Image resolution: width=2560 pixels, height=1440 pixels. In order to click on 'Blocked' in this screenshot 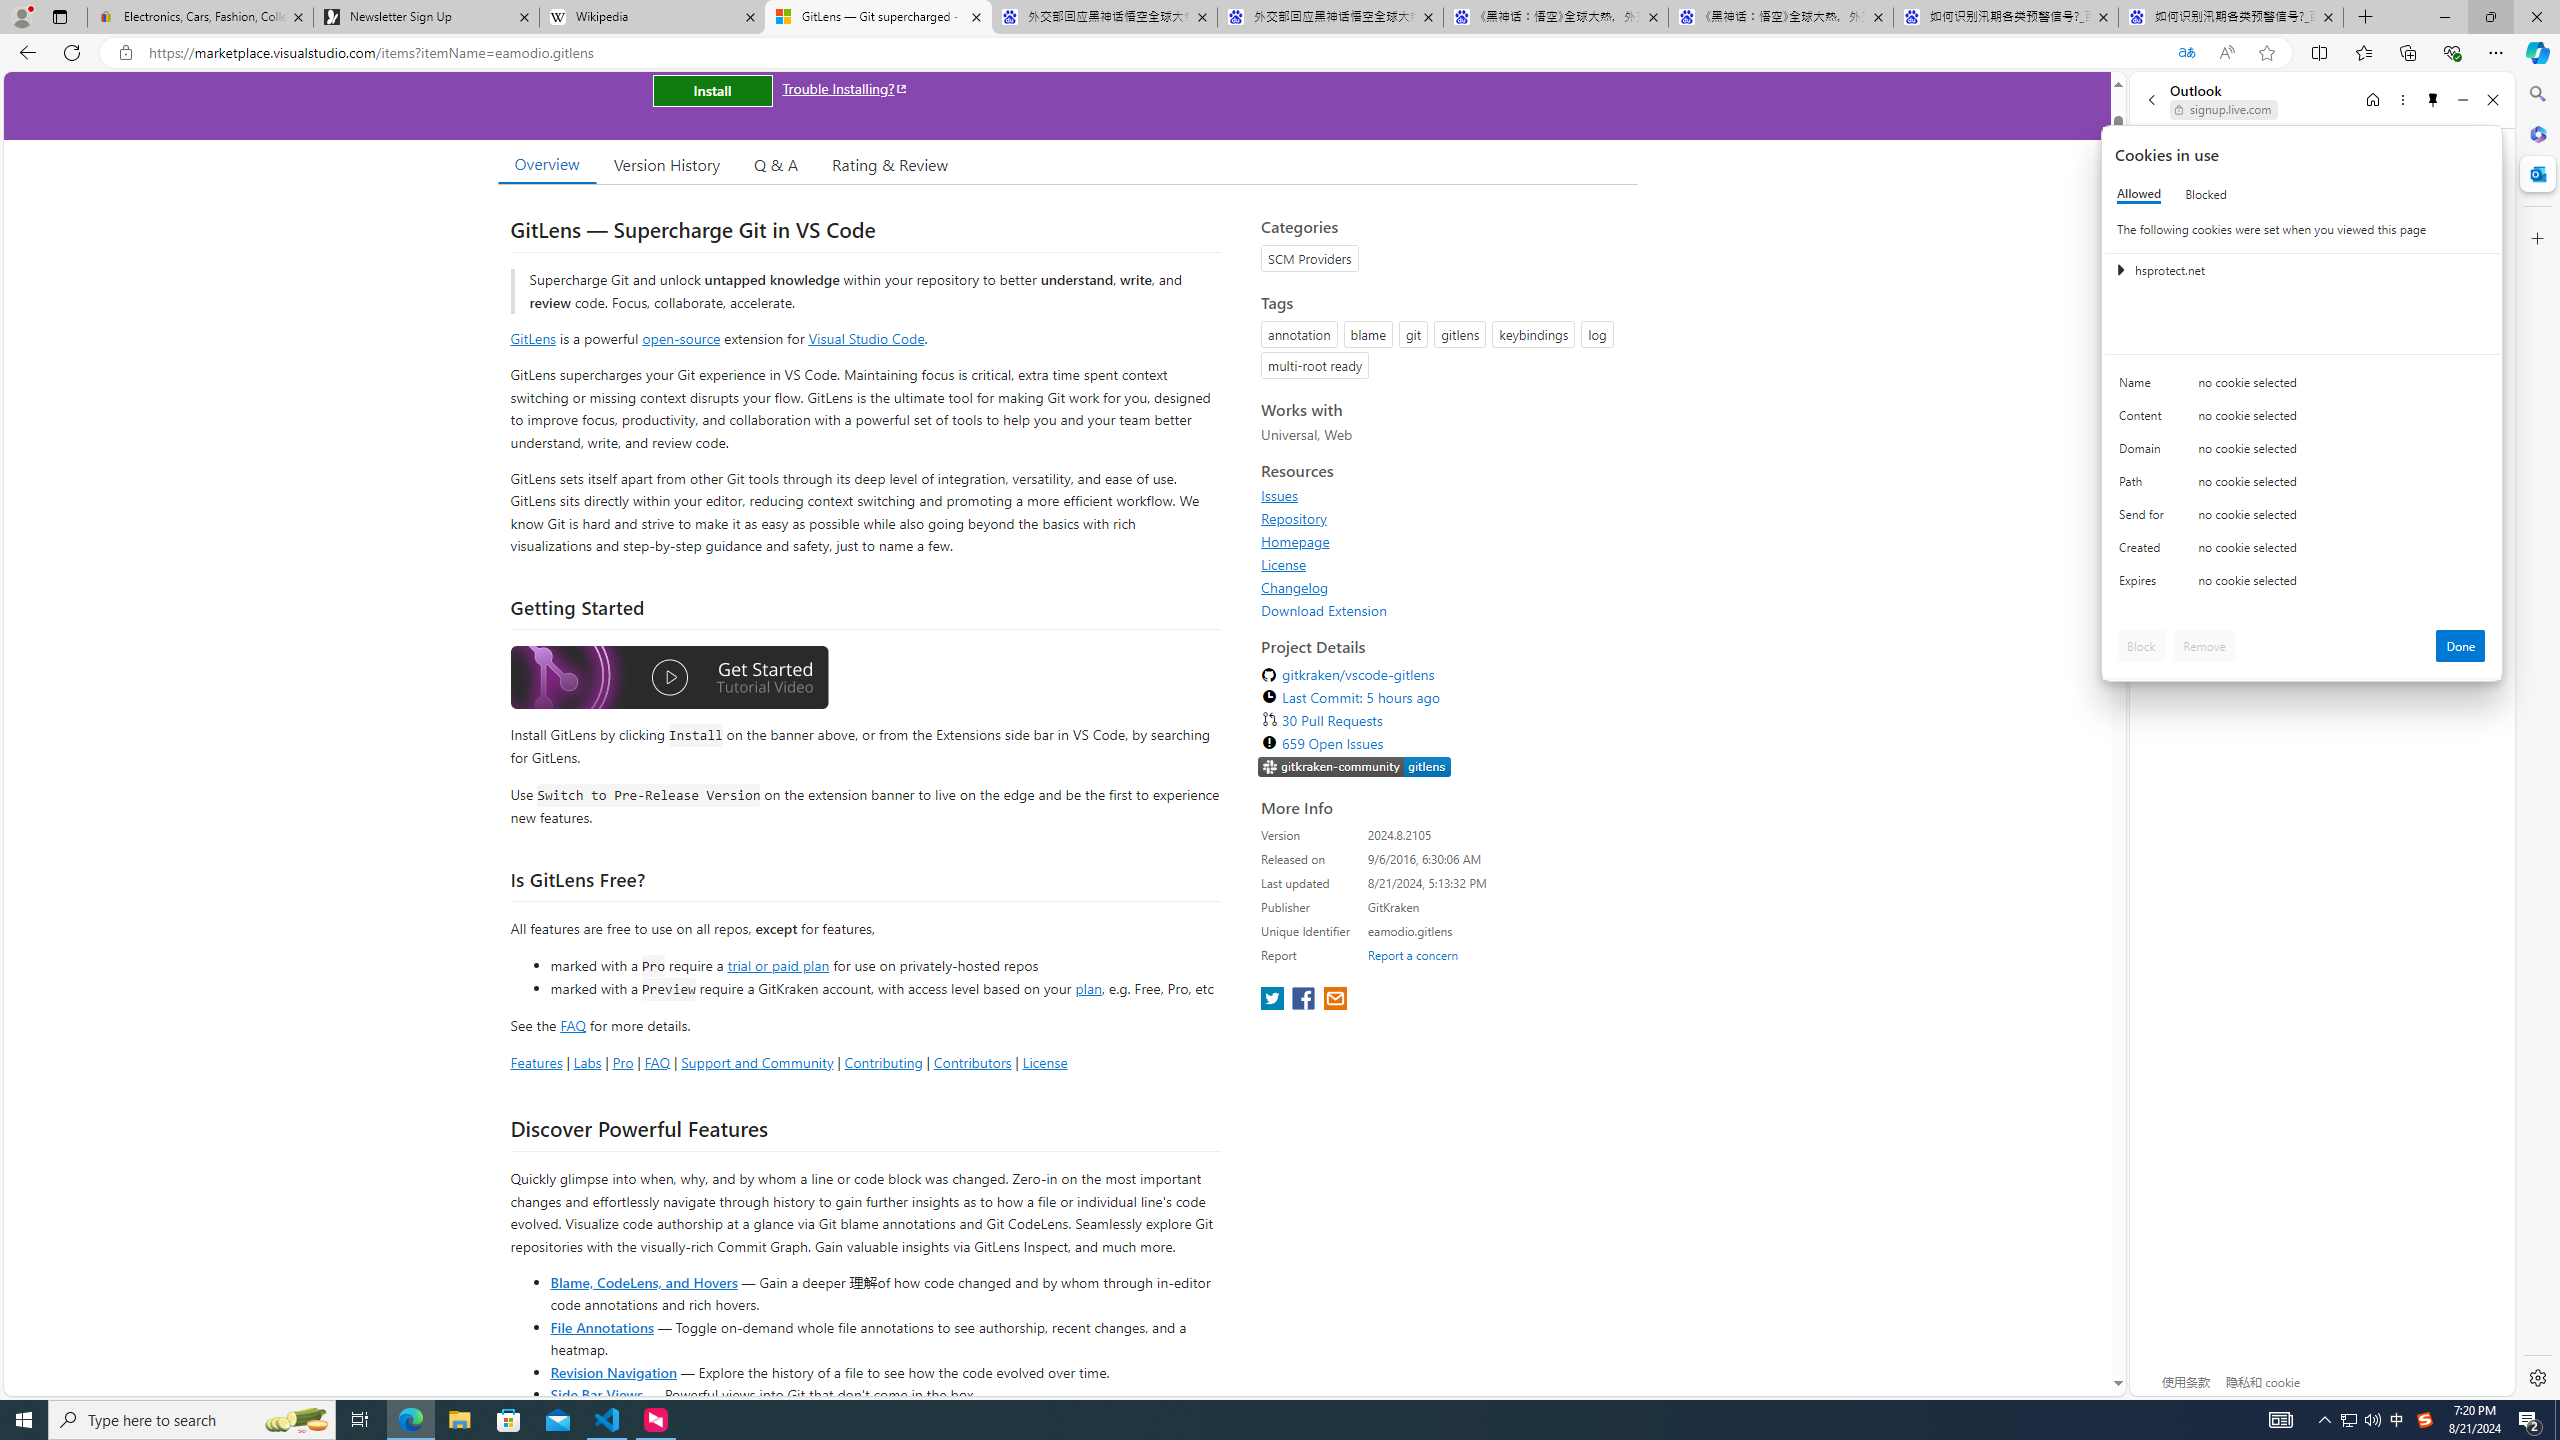, I will do `click(2205, 194)`.